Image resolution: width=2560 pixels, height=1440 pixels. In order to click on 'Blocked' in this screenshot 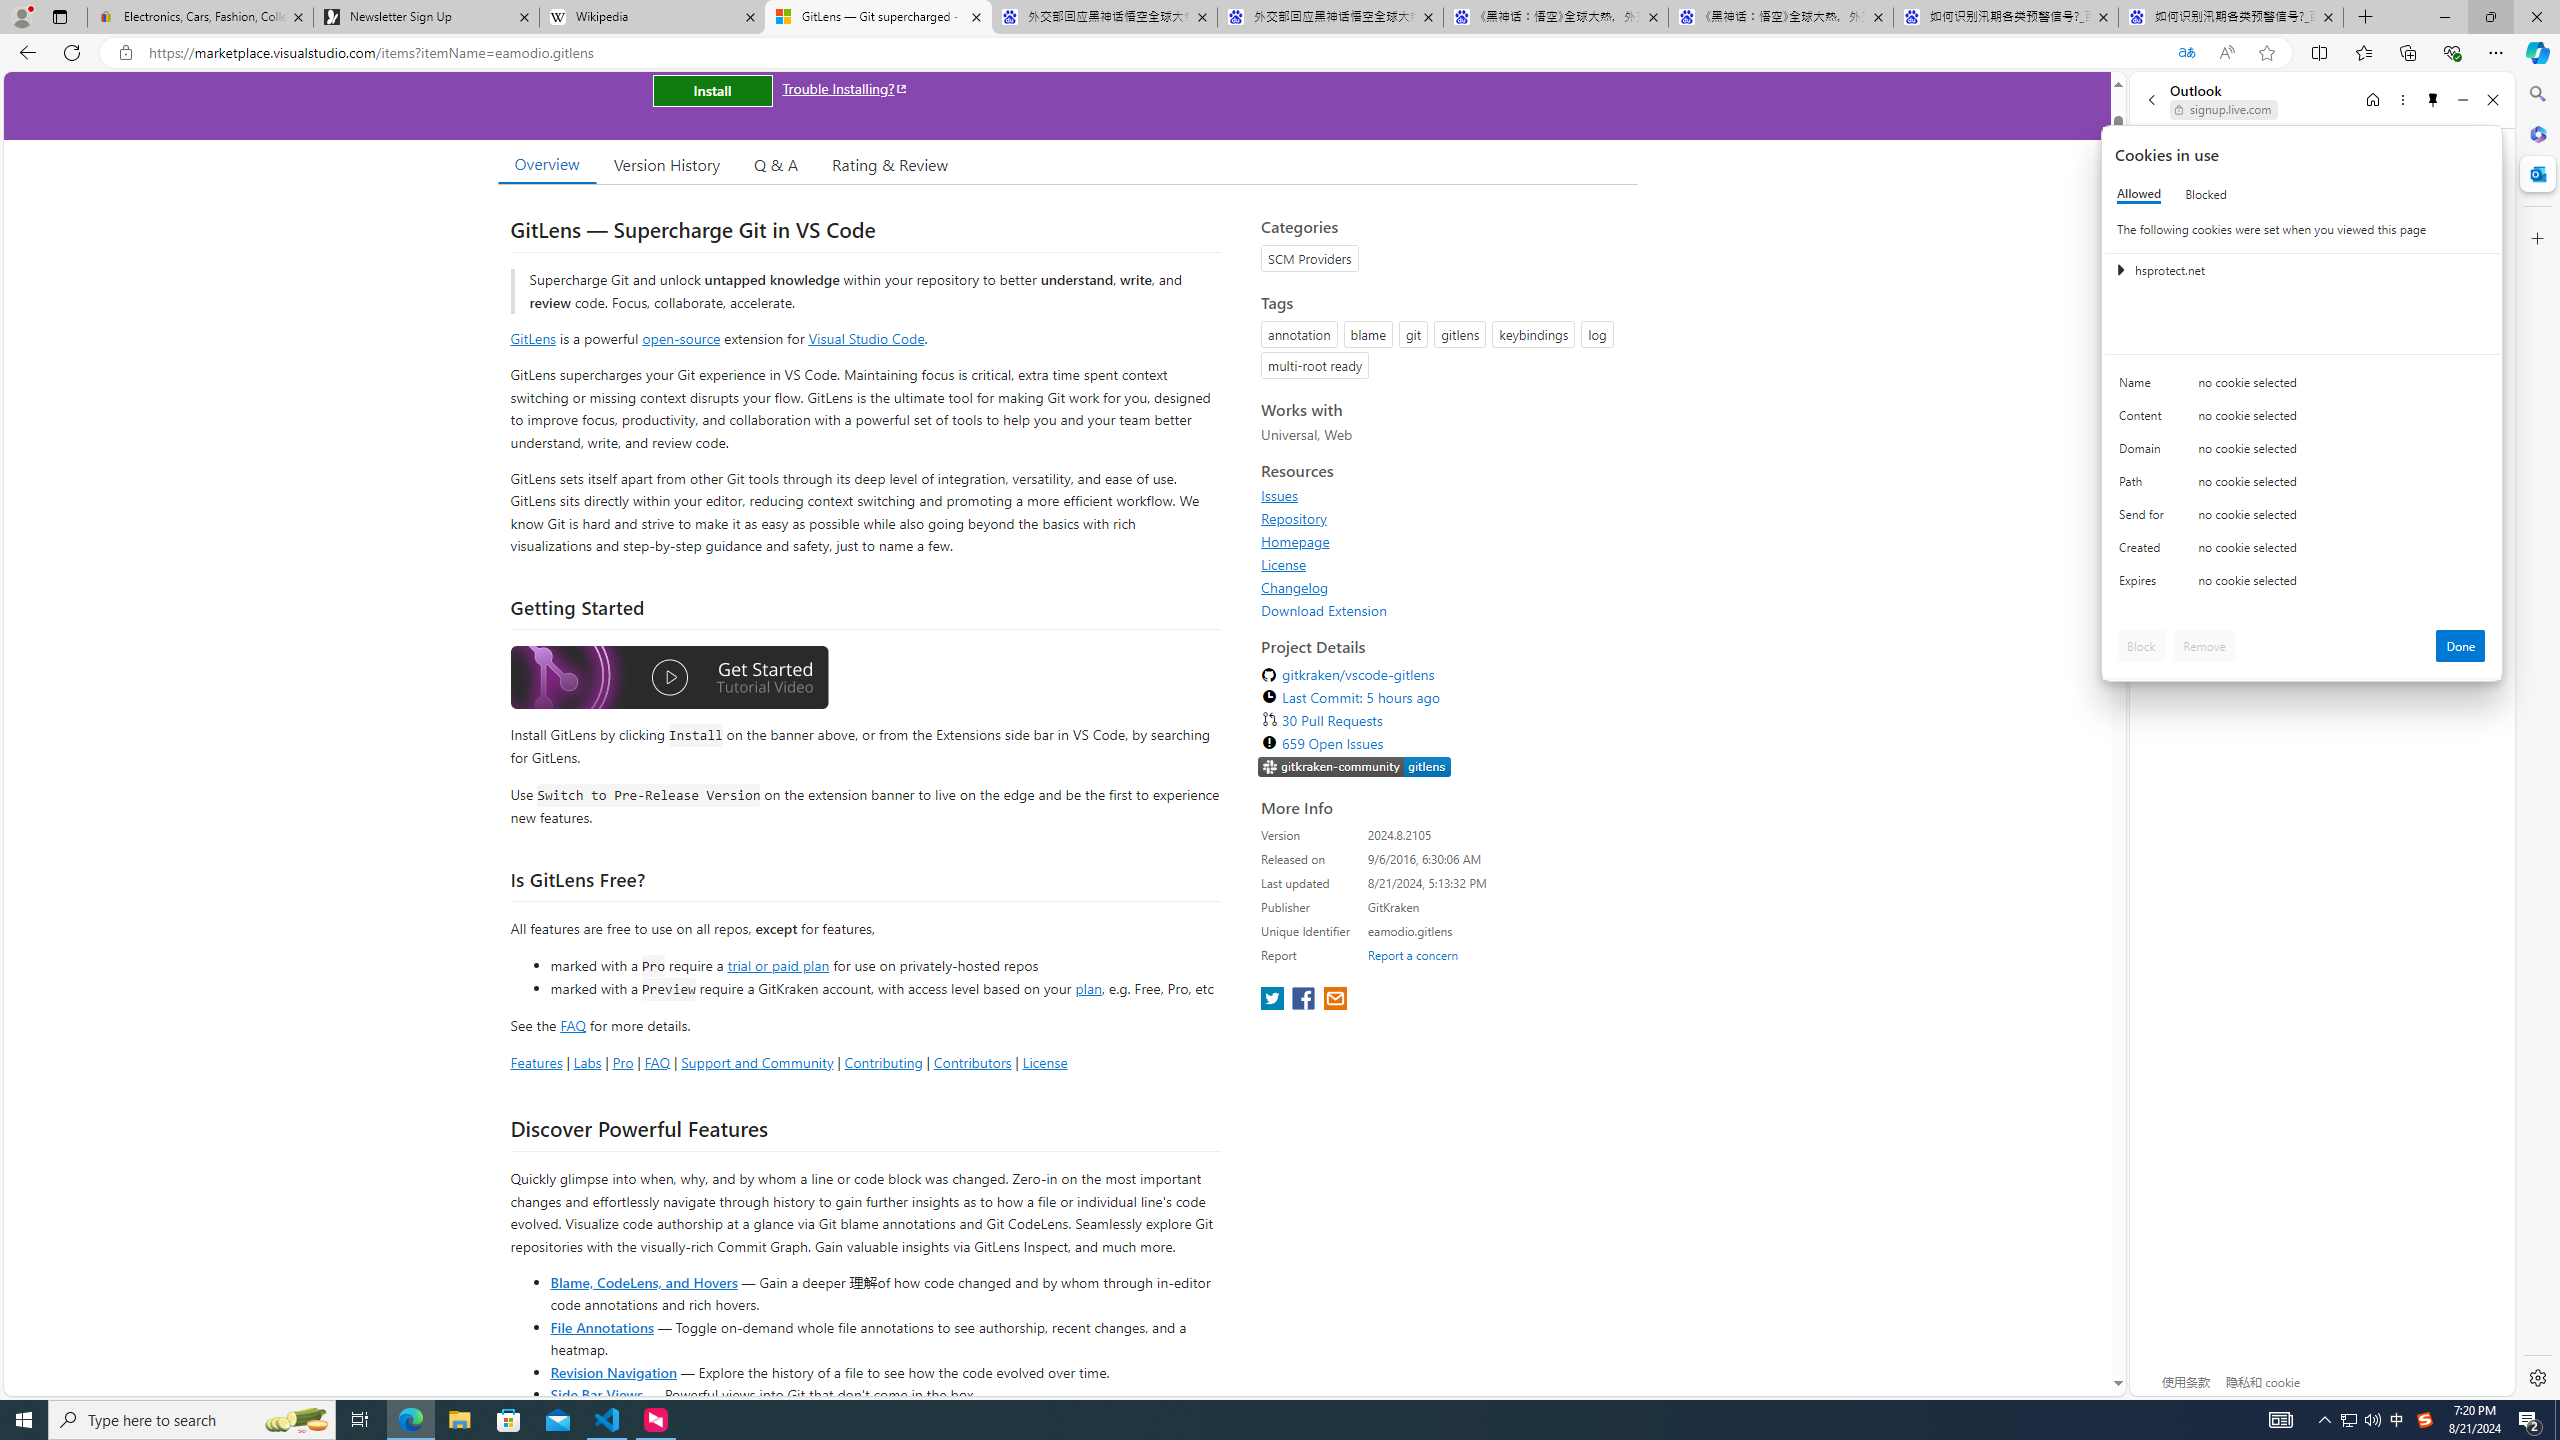, I will do `click(2205, 194)`.